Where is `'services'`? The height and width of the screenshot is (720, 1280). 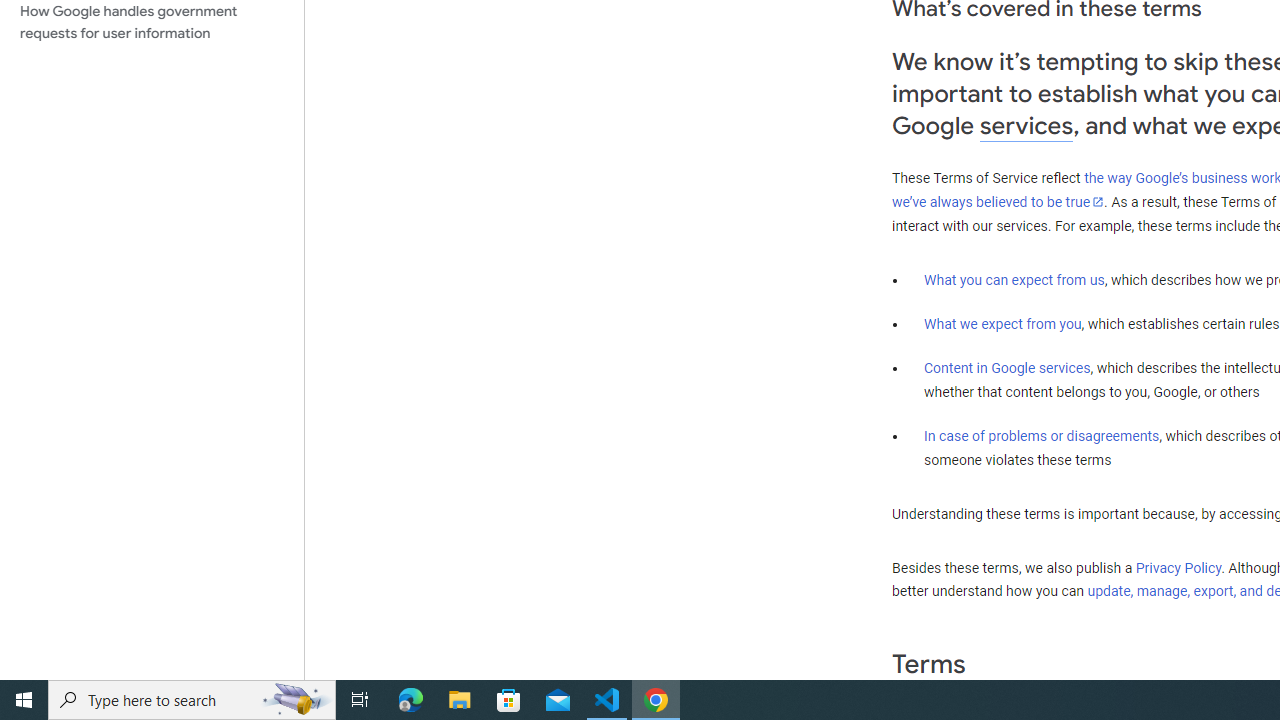 'services' is located at coordinates (1026, 125).